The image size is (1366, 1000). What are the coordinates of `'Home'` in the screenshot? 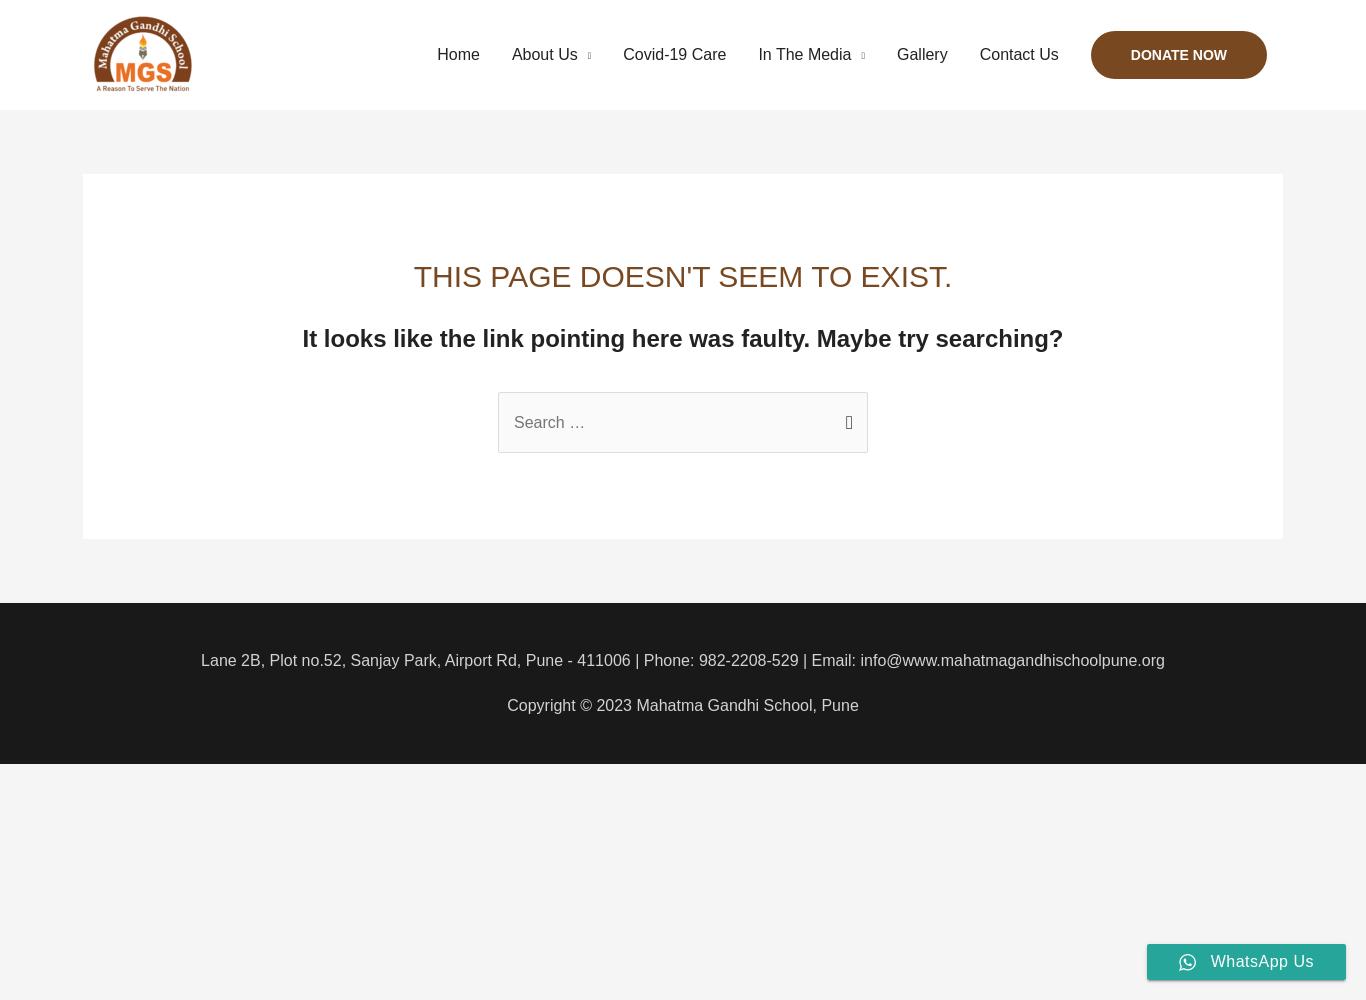 It's located at (435, 54).